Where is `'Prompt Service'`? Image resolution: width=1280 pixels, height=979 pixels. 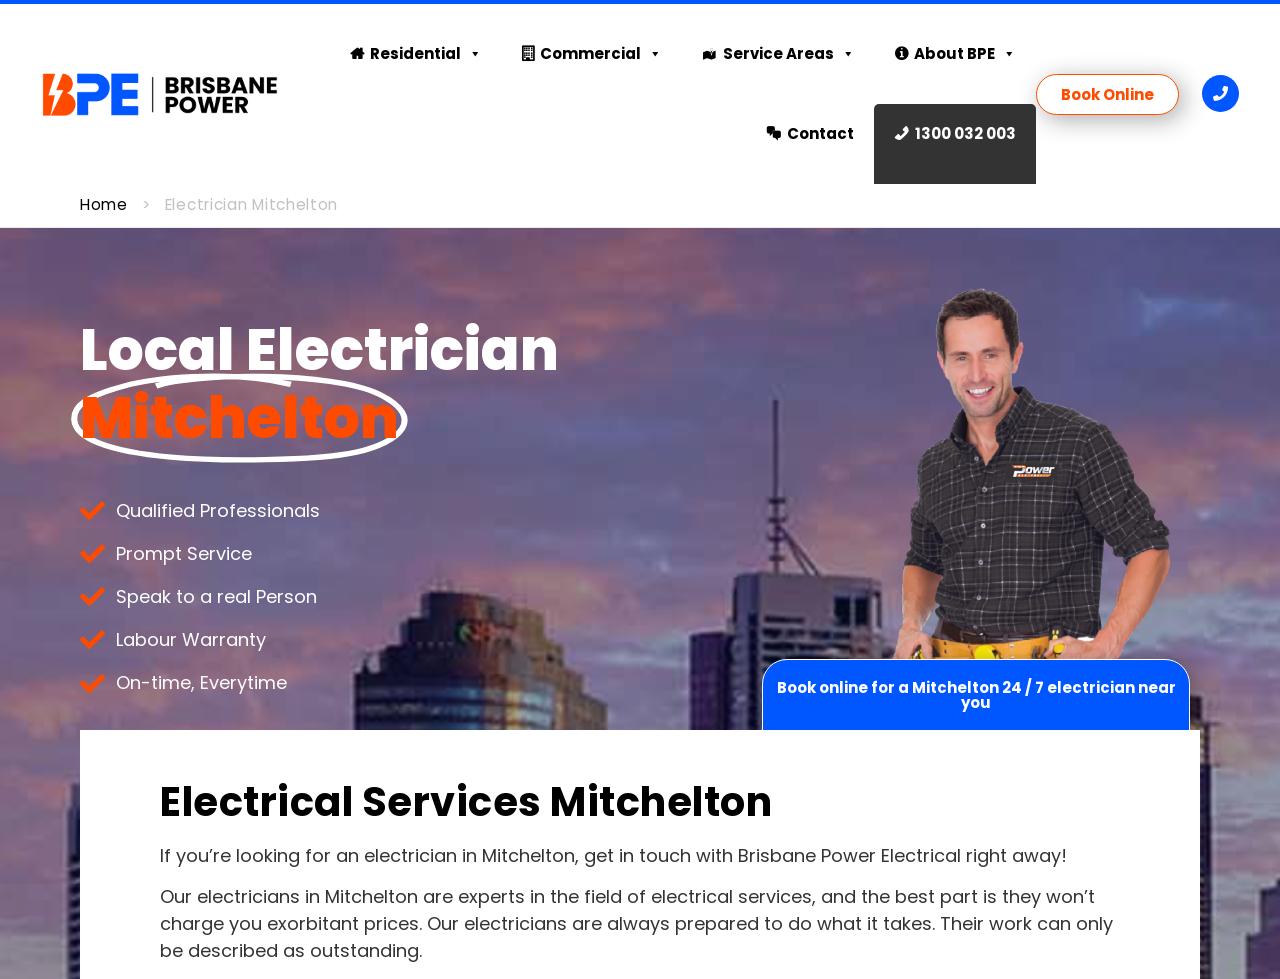 'Prompt Service' is located at coordinates (183, 551).